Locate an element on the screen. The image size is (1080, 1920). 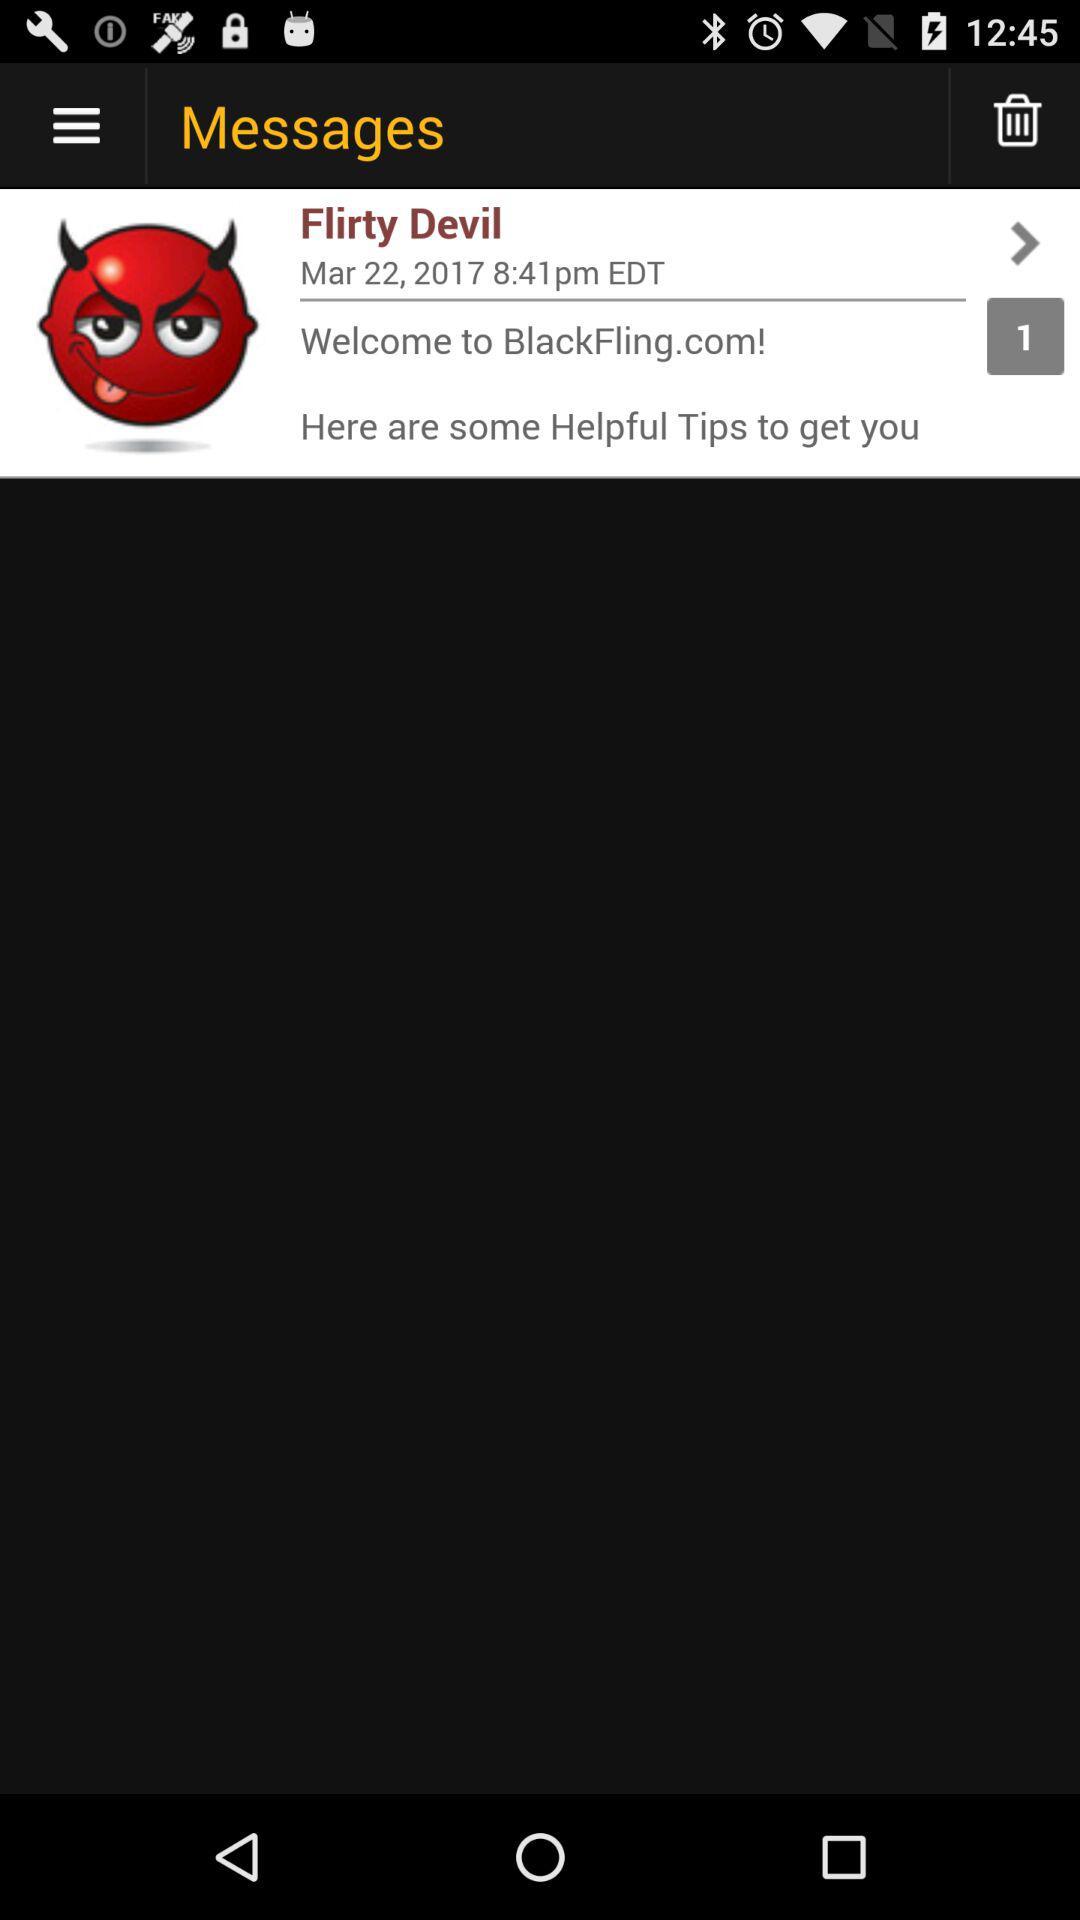
item next to 1 app is located at coordinates (632, 298).